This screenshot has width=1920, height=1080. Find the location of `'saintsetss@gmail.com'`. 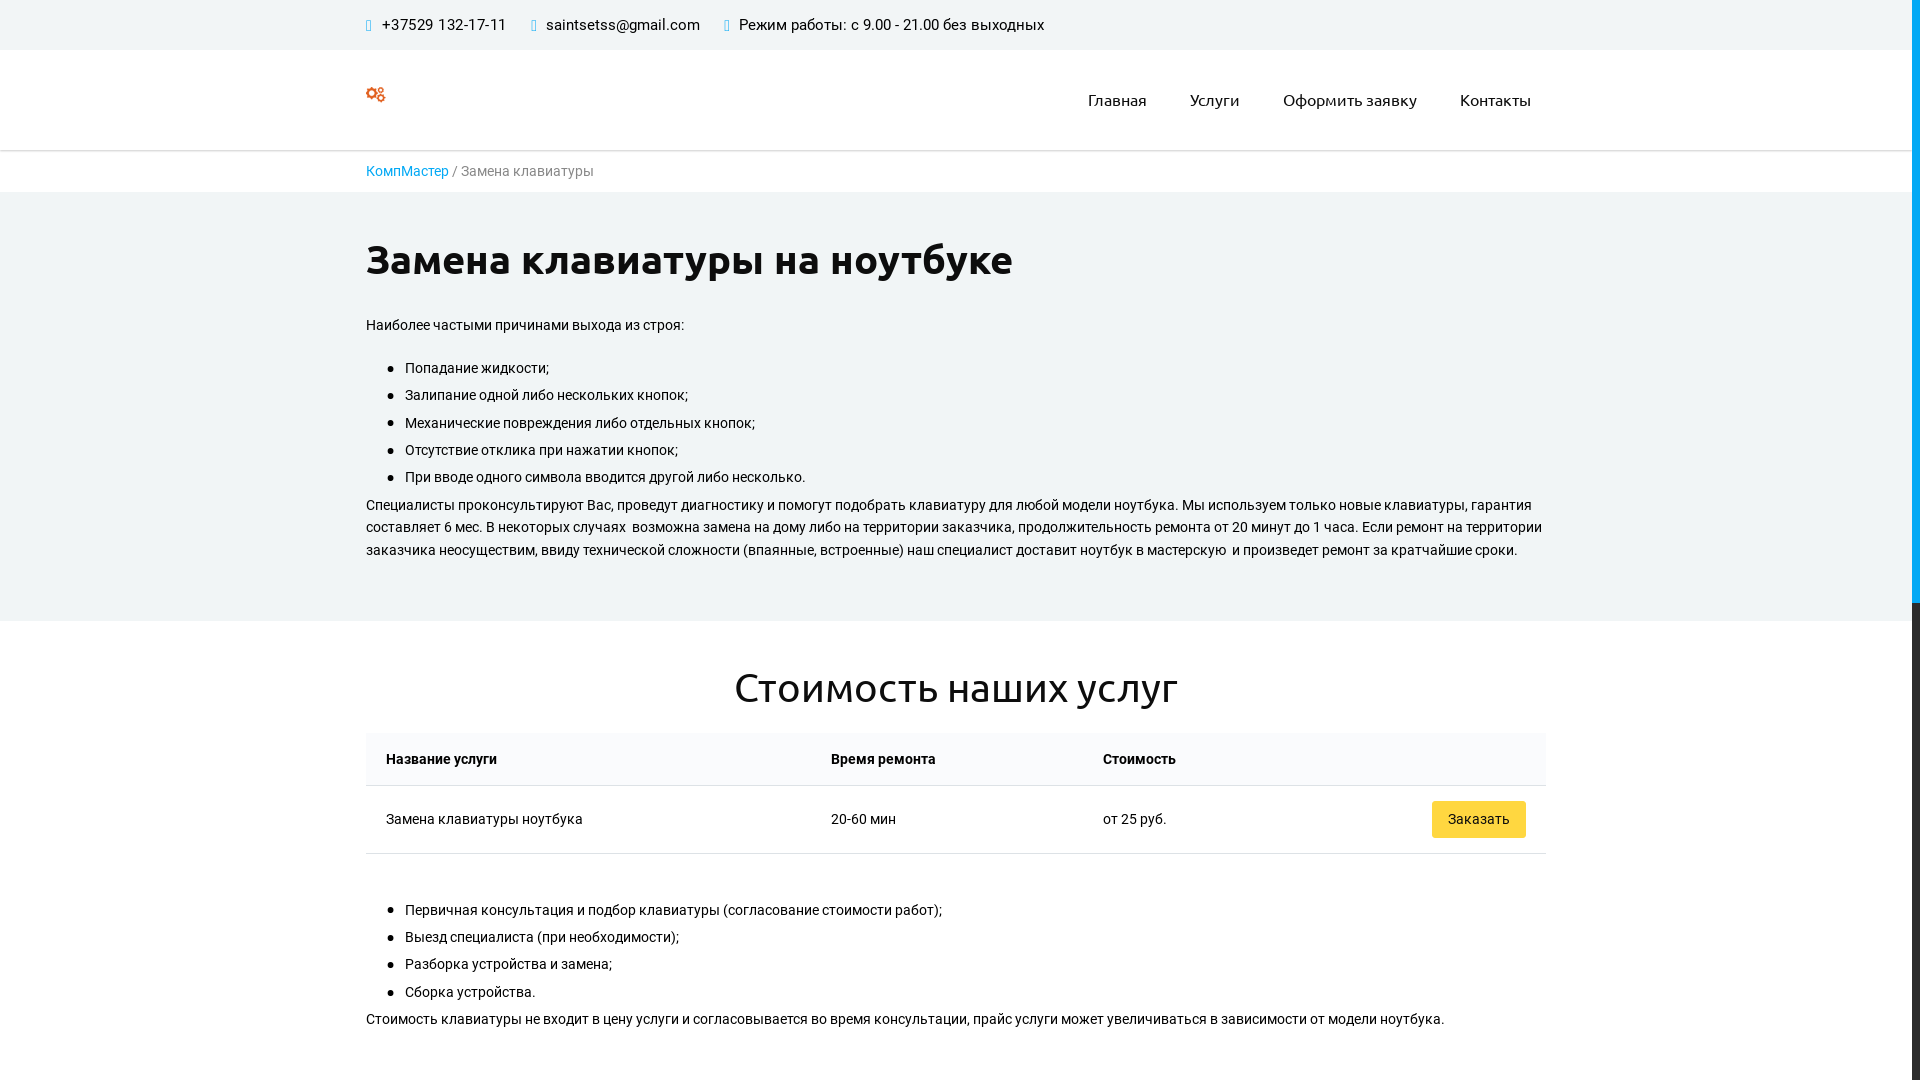

'saintsetss@gmail.com' is located at coordinates (622, 24).